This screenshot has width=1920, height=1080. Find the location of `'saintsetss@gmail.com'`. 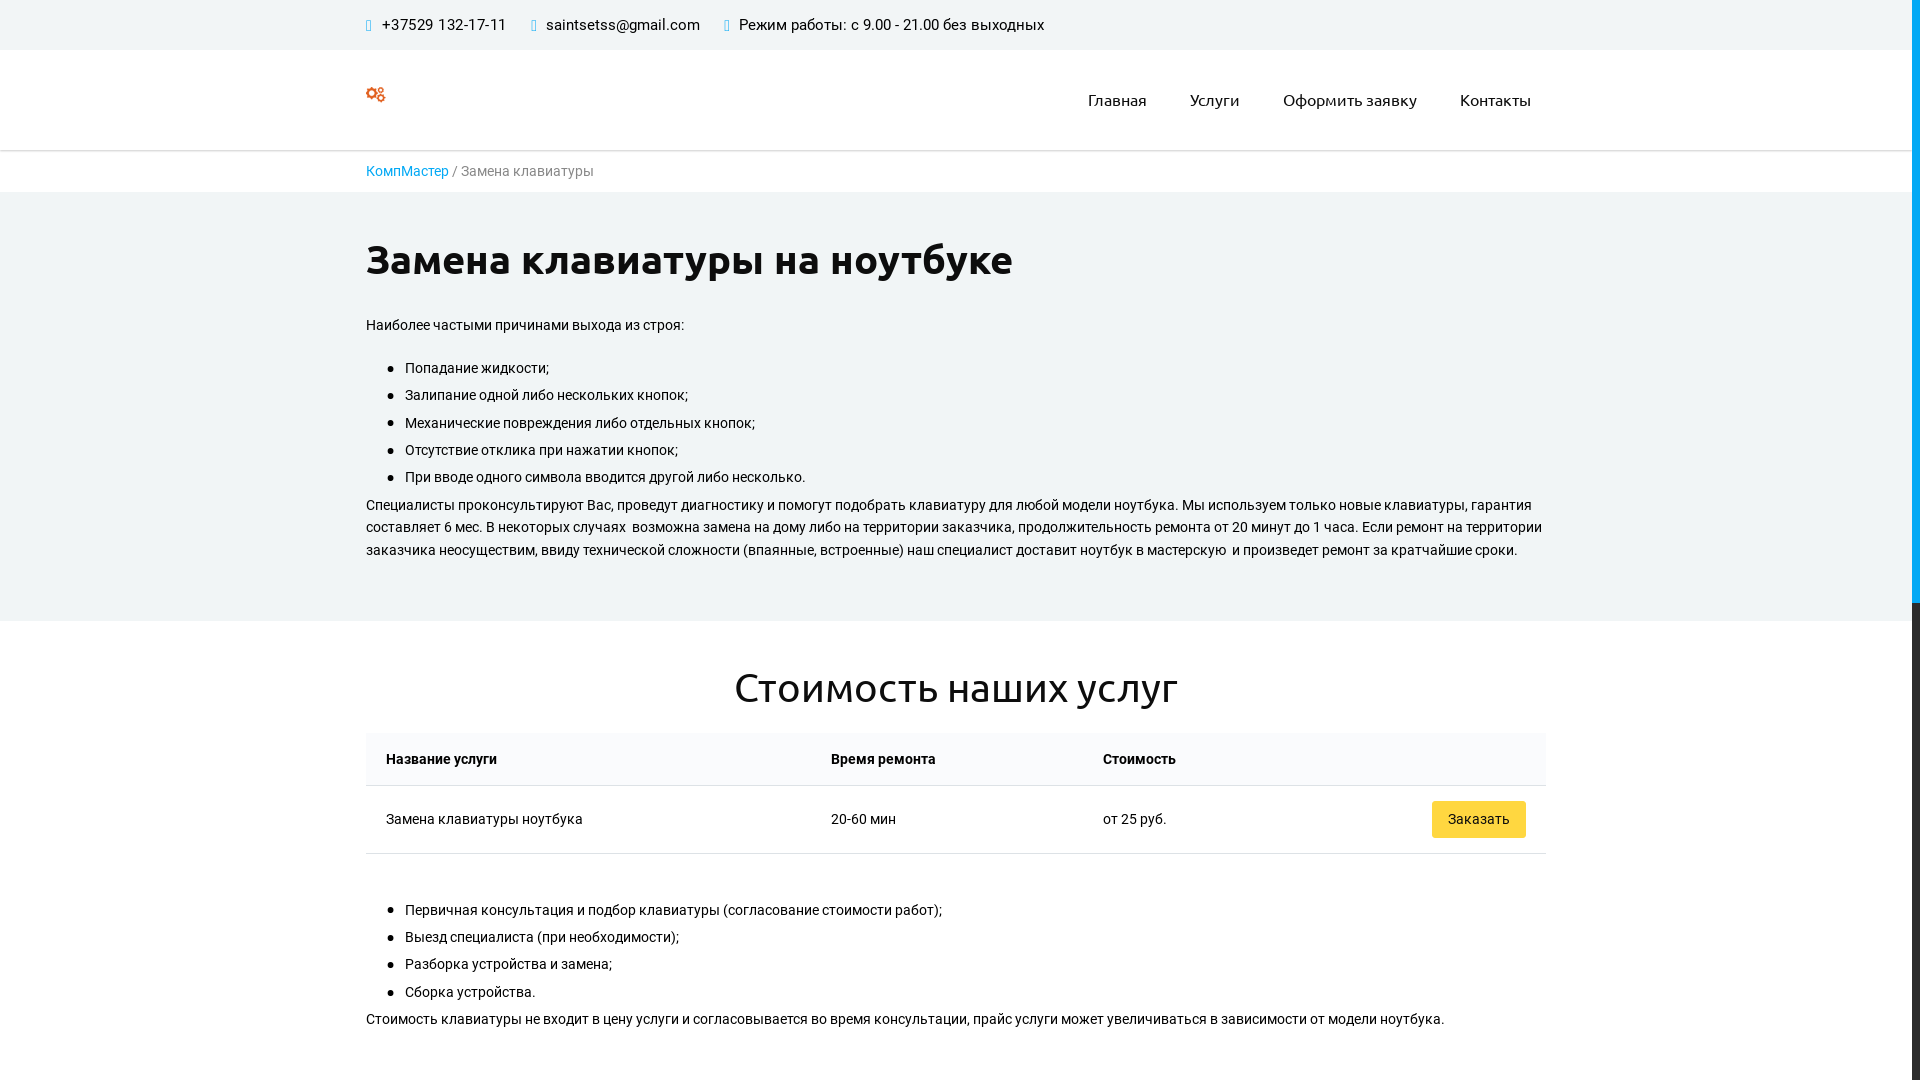

'saintsetss@gmail.com' is located at coordinates (622, 24).